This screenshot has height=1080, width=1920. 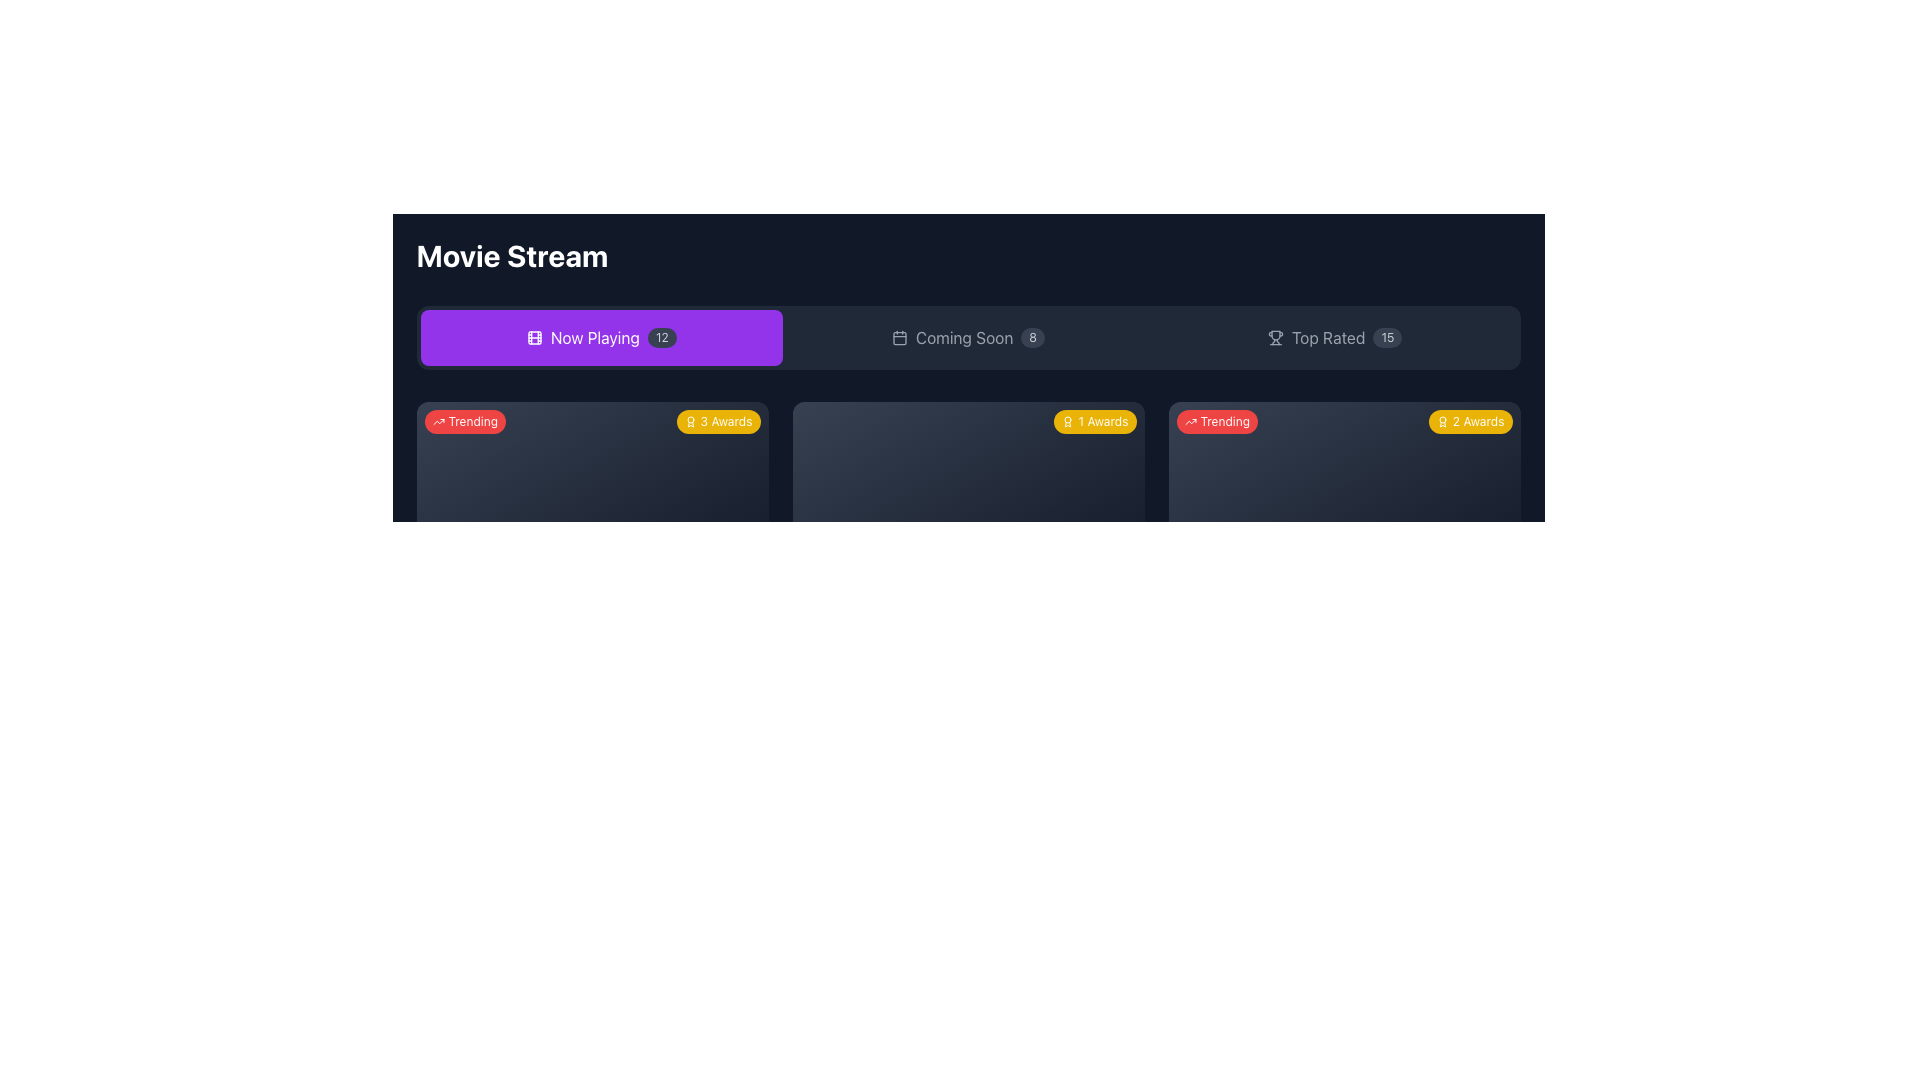 What do you see at coordinates (437, 420) in the screenshot?
I see `the trending icon located within the notification badge labeled 'Trending', positioned to the left of the text in the badge` at bounding box center [437, 420].